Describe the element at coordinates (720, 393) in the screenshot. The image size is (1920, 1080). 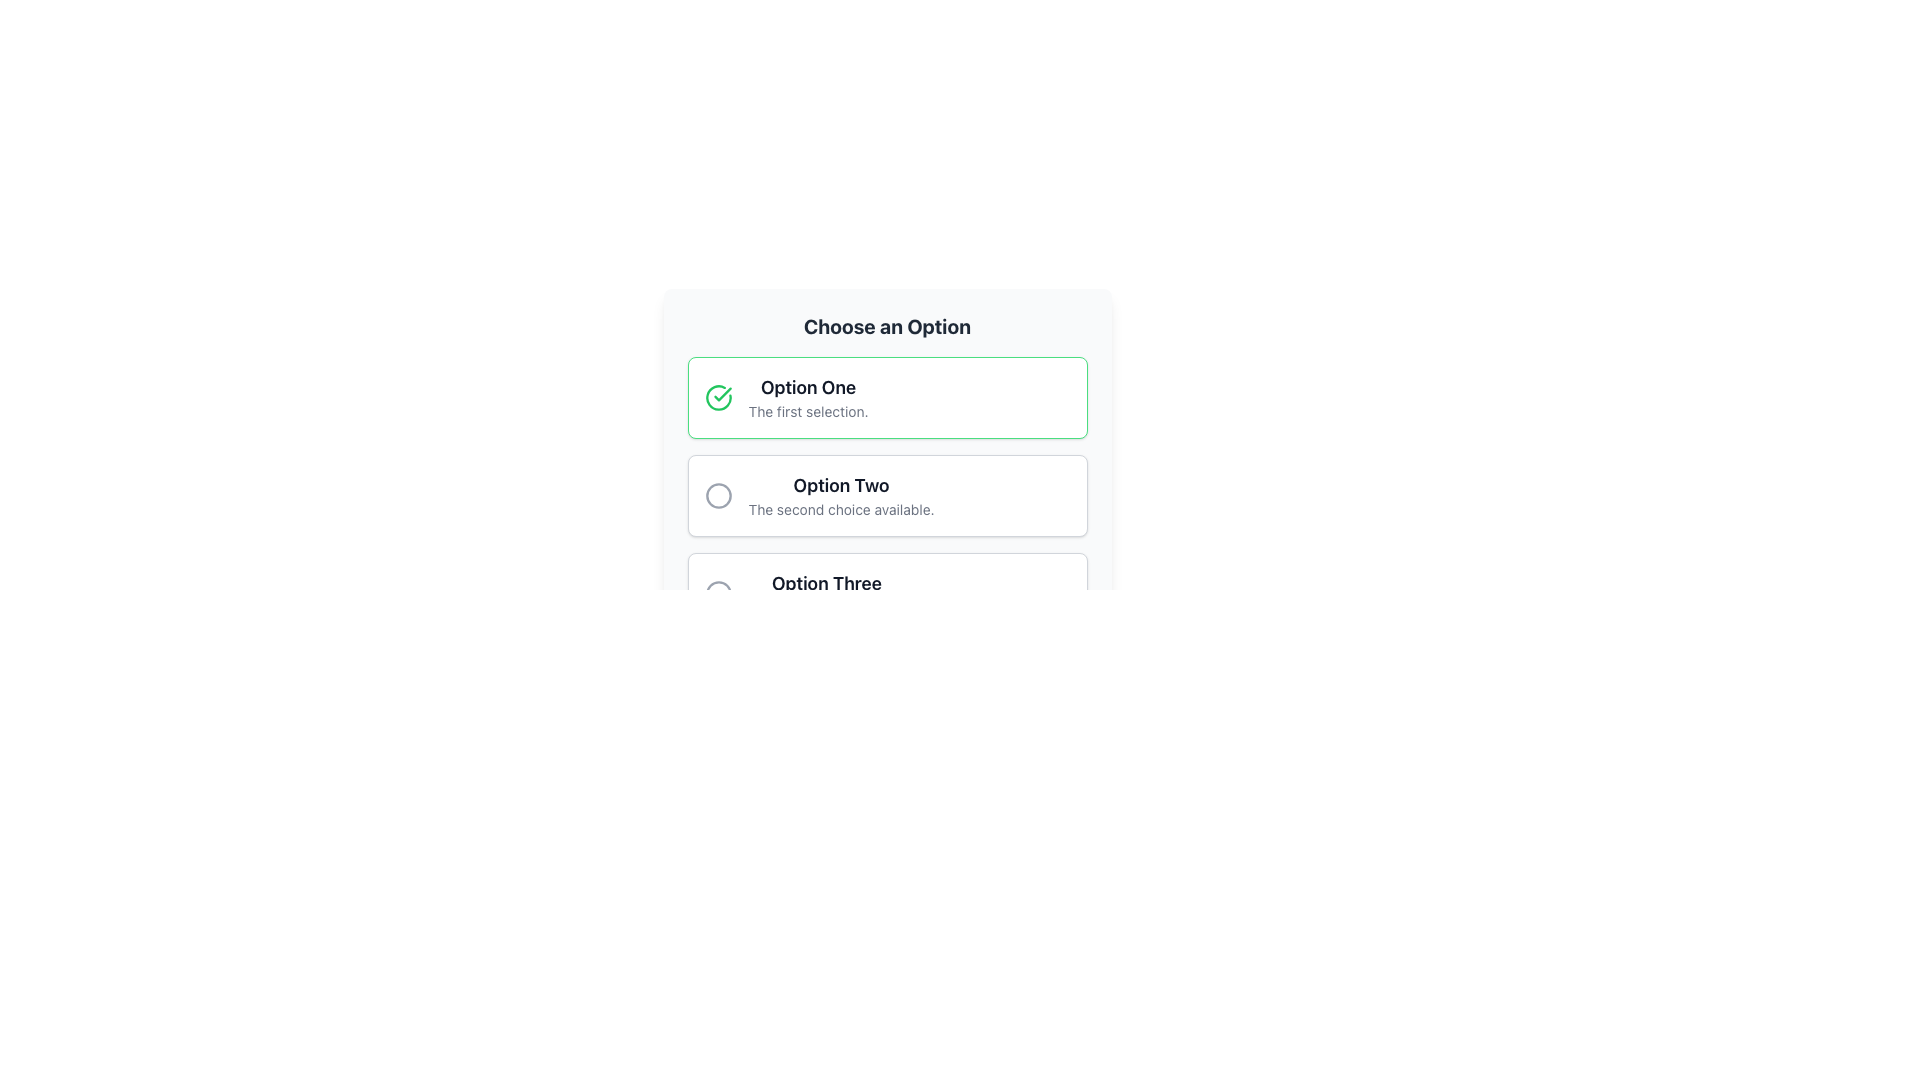
I see `the icon that visually confirms the selection of 'Option One', located to the left of the text label 'Option One'` at that location.